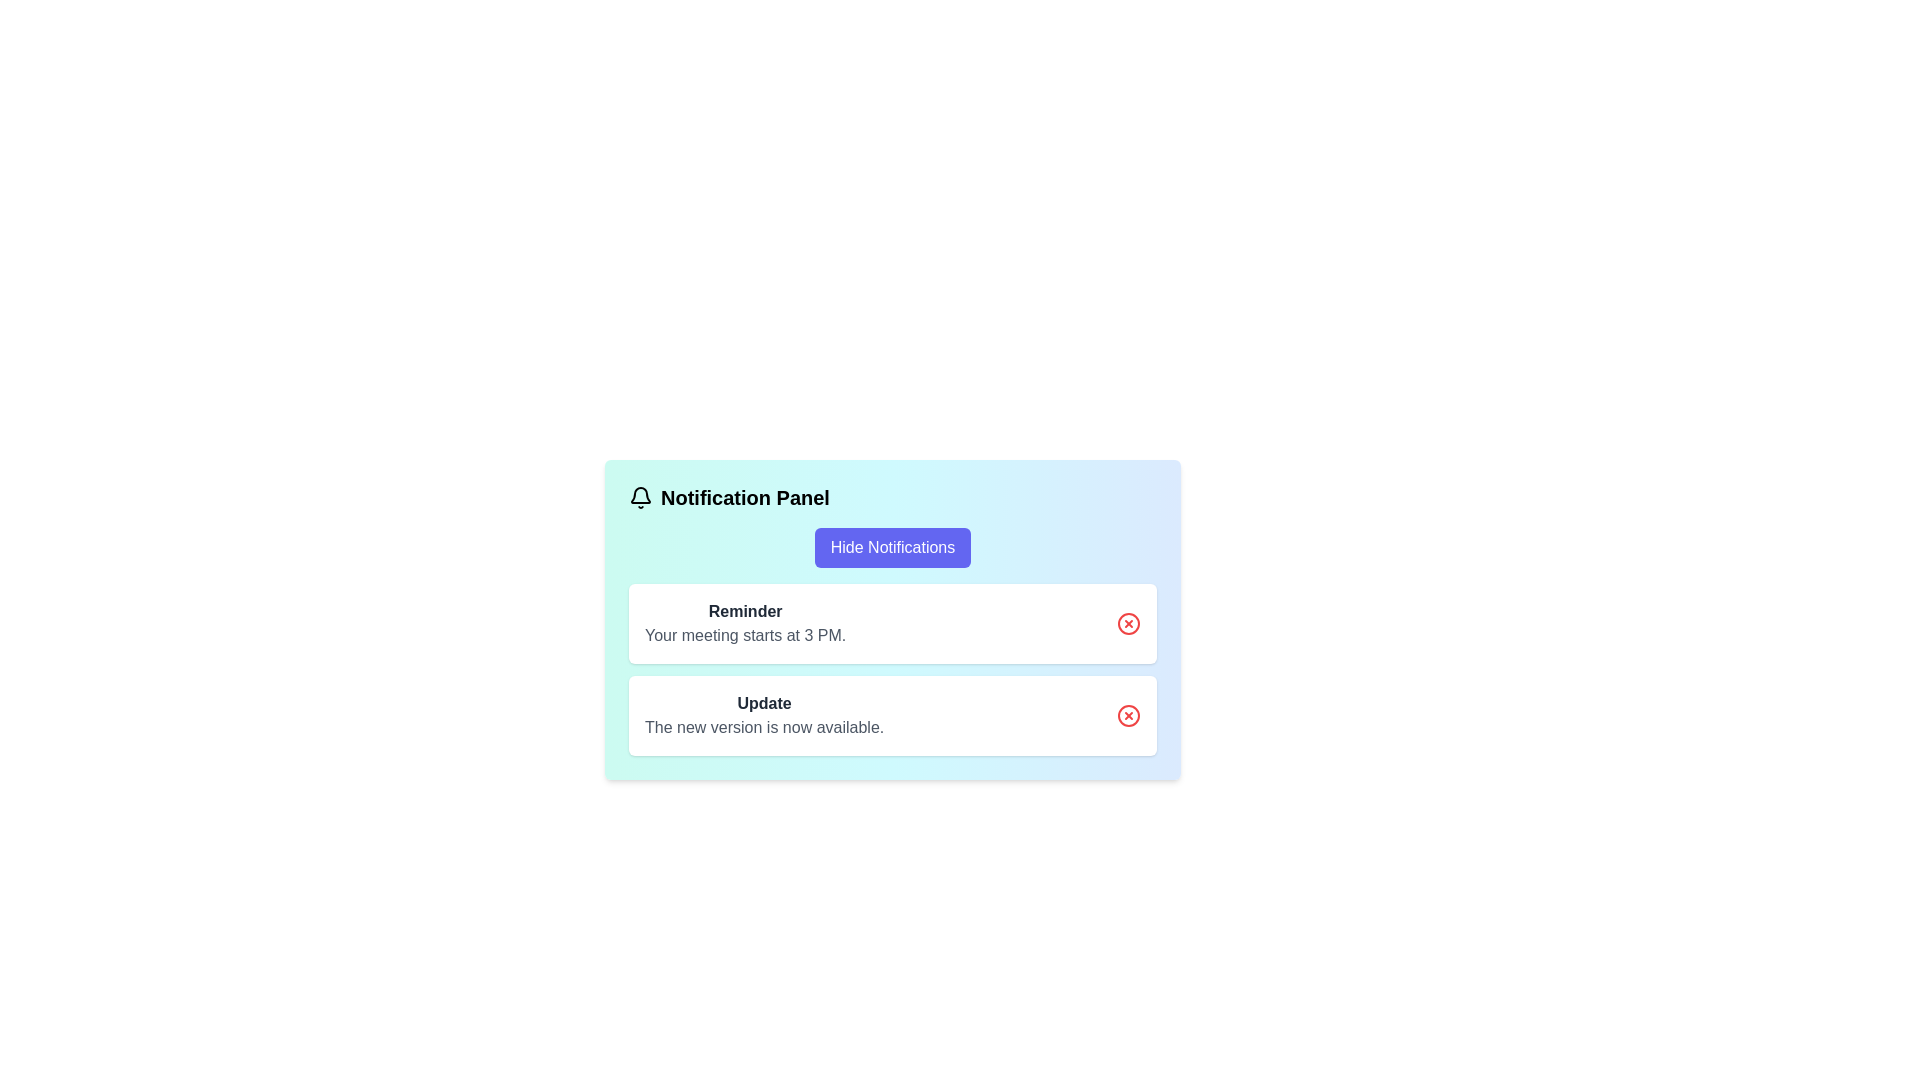 The image size is (1920, 1080). What do you see at coordinates (1128, 715) in the screenshot?
I see `the red circular icon button with a cross inside it, located on the far right side of the second notification card titled 'Update' in the notification panel` at bounding box center [1128, 715].